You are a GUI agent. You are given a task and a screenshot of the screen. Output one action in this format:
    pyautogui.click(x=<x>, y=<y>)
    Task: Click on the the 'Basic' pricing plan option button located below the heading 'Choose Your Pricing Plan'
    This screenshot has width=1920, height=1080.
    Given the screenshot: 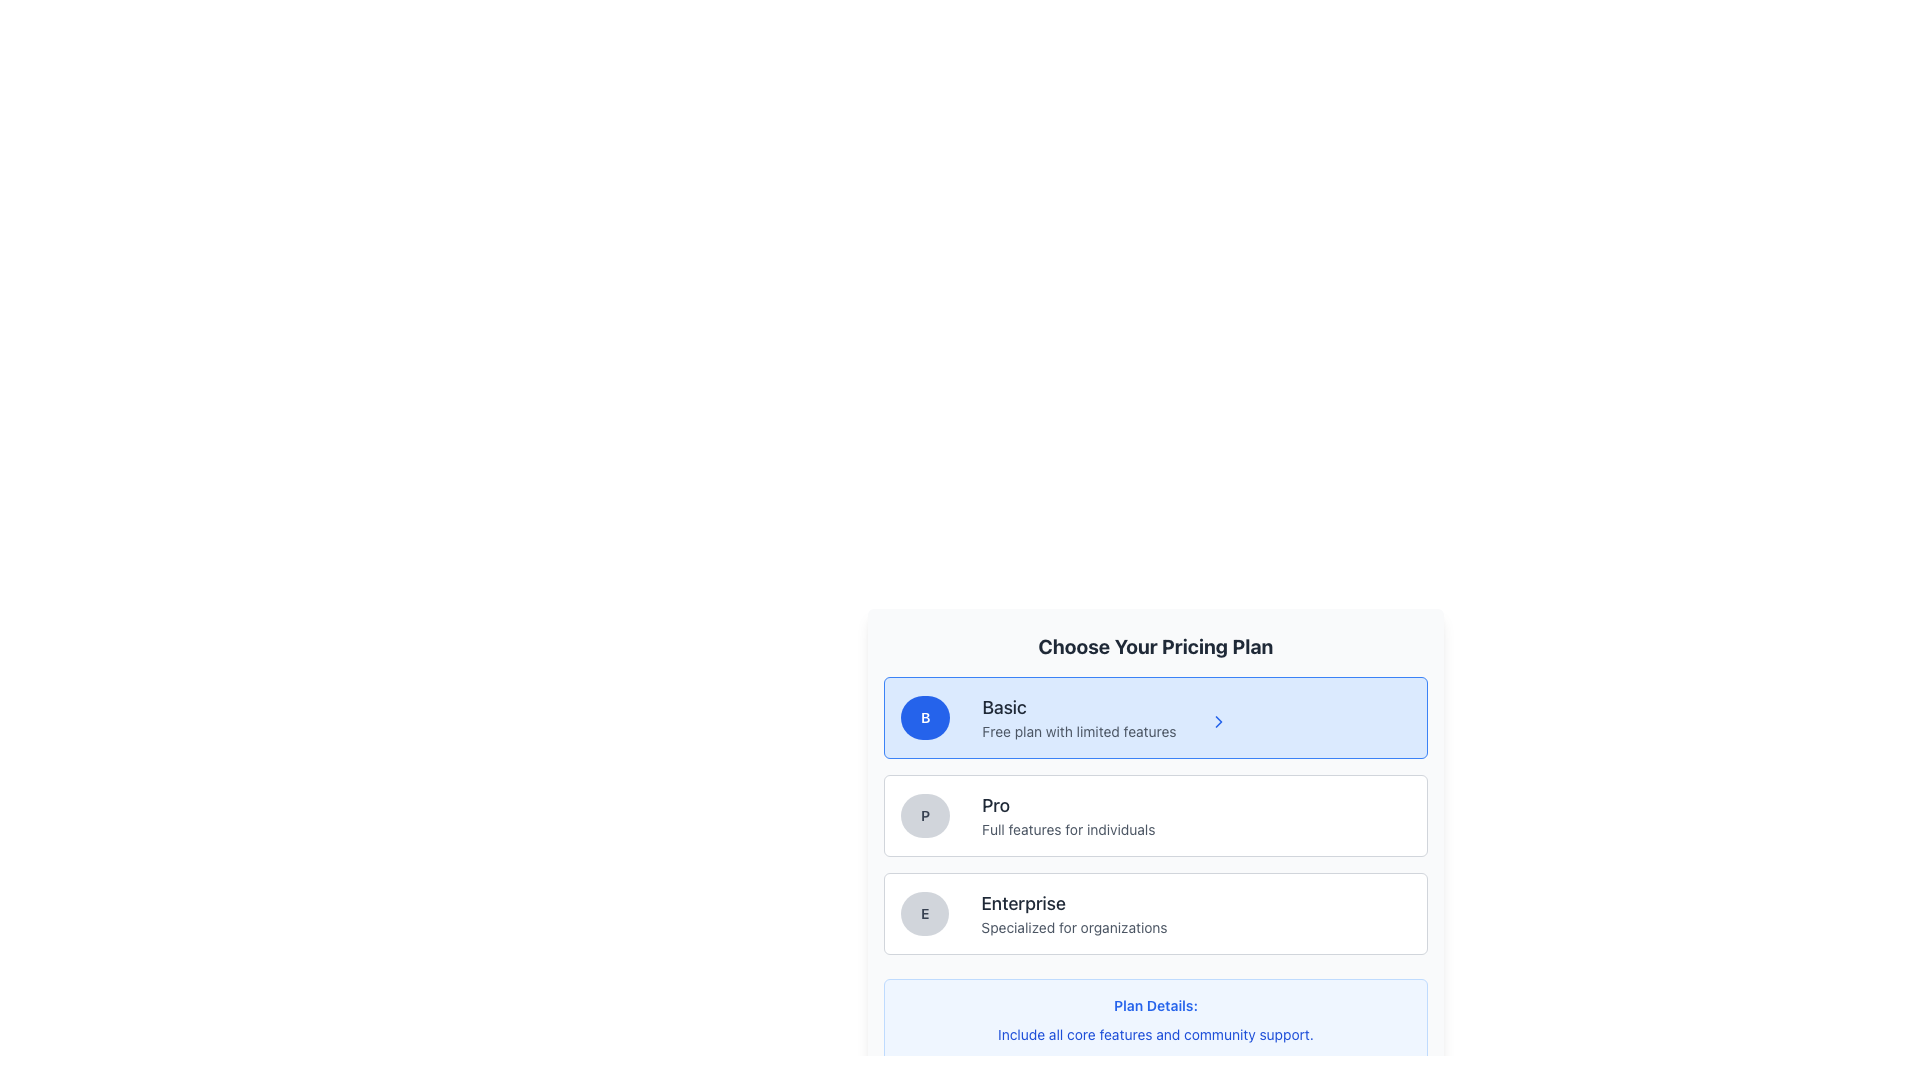 What is the action you would take?
    pyautogui.click(x=1156, y=716)
    